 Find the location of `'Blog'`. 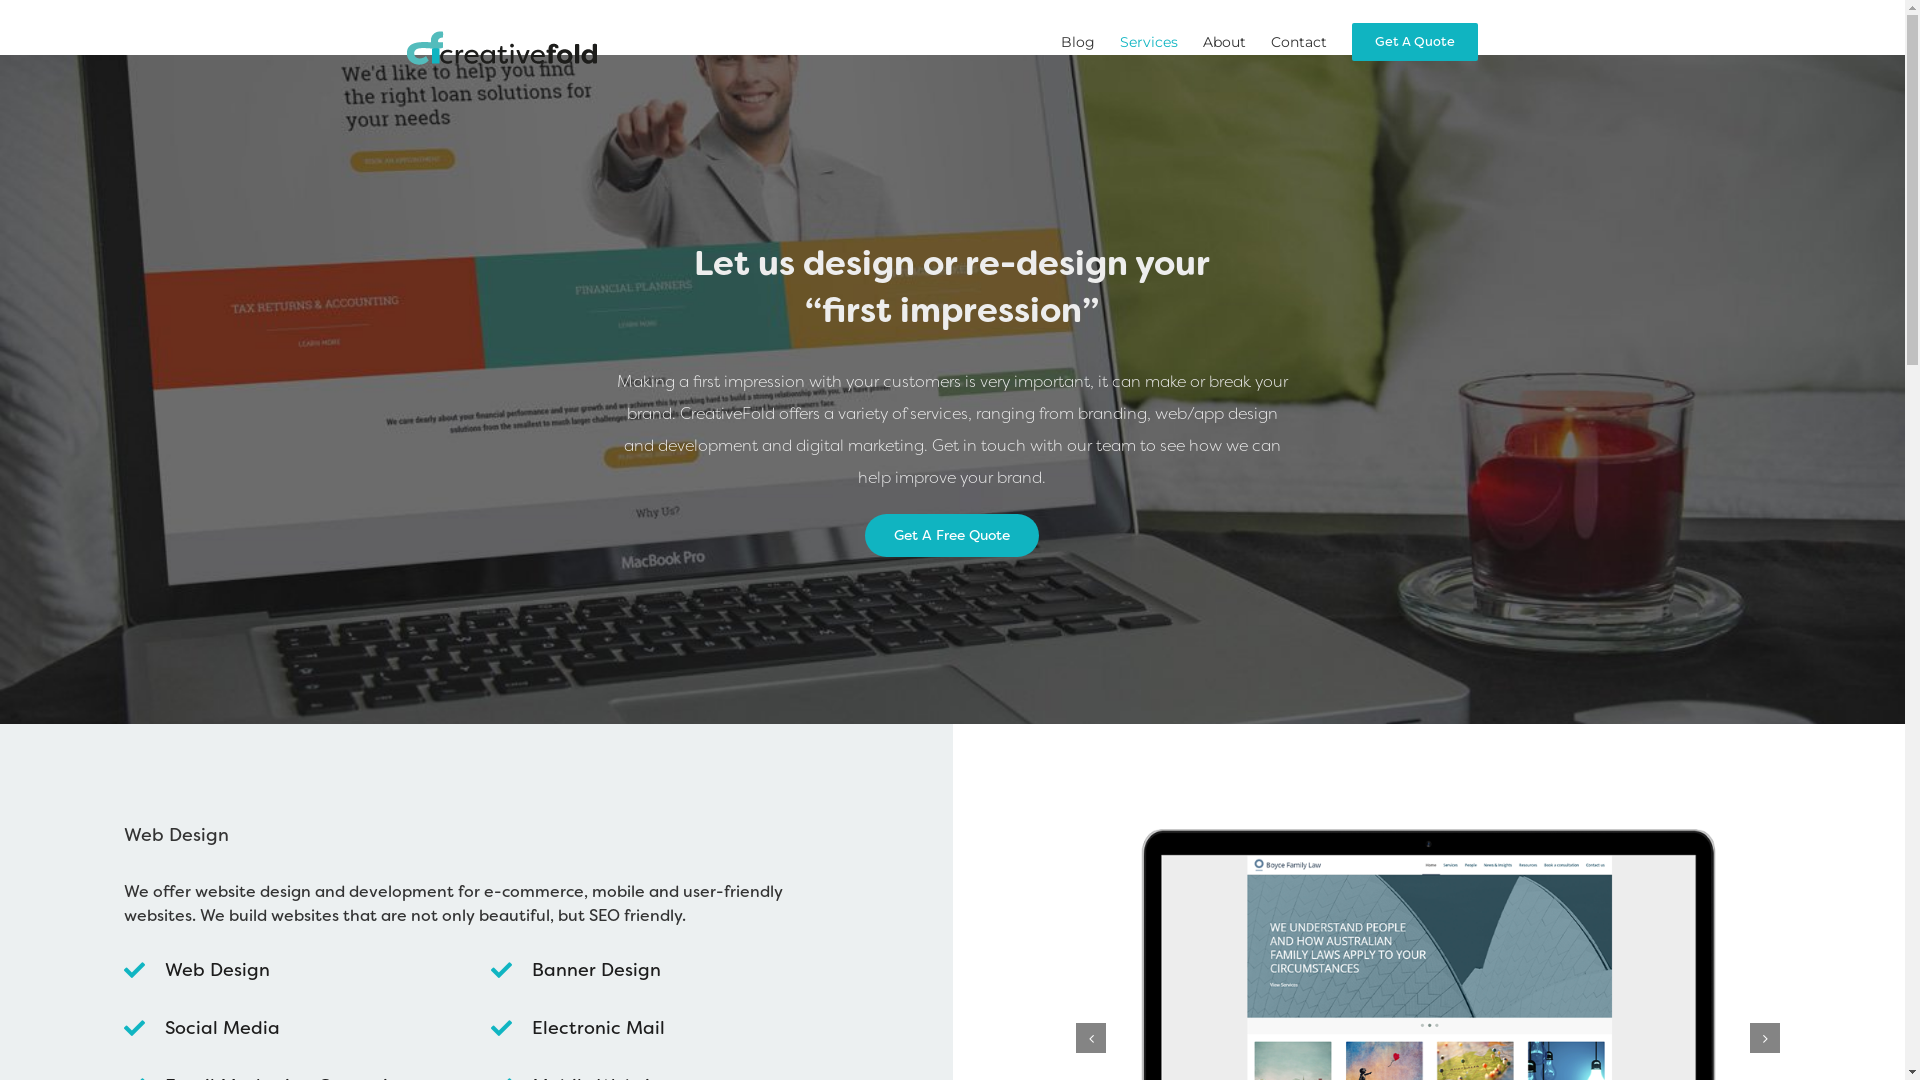

'Blog' is located at coordinates (1075, 41).